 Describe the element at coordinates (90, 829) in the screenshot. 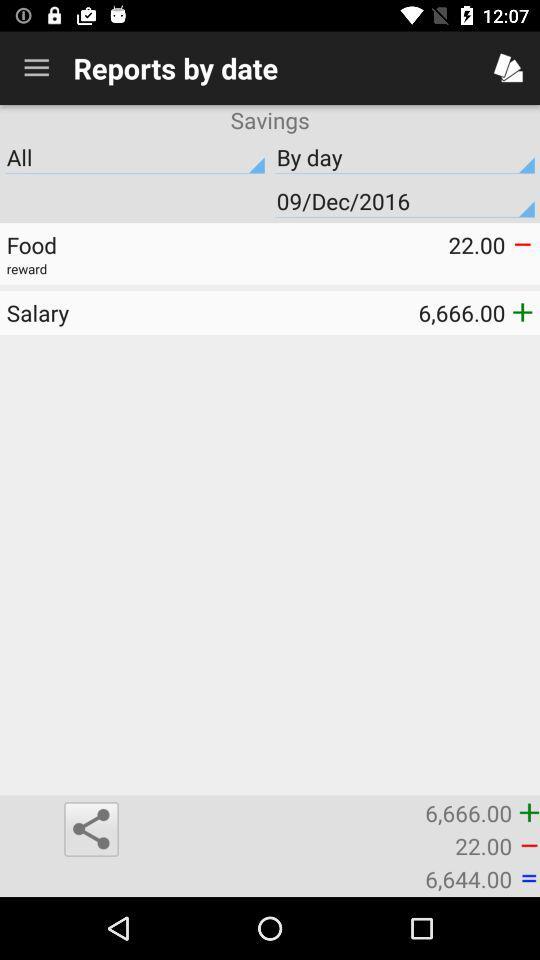

I see `sharing option` at that location.